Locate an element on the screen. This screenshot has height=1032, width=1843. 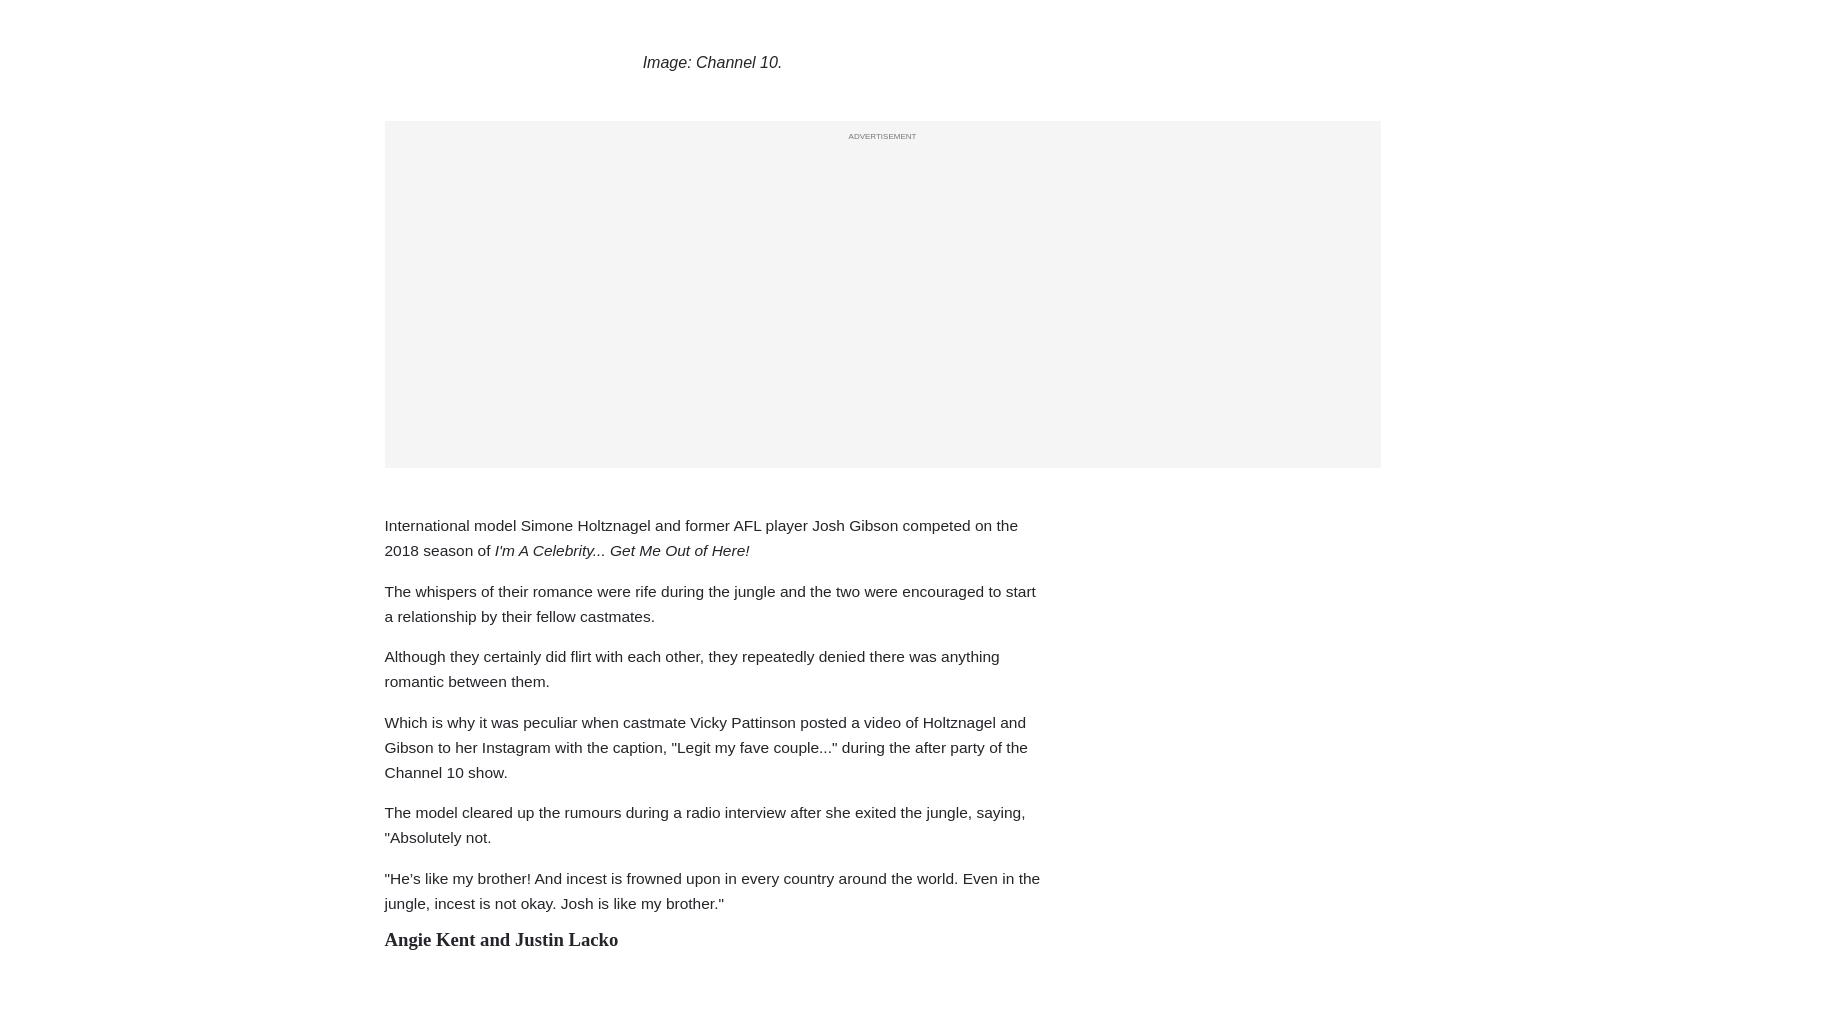
'"He’s like my brother! And incest is frowned upon in every country around the world. Even in the jungle, incest is not okay. Josh is like my brother."' is located at coordinates (710, 889).